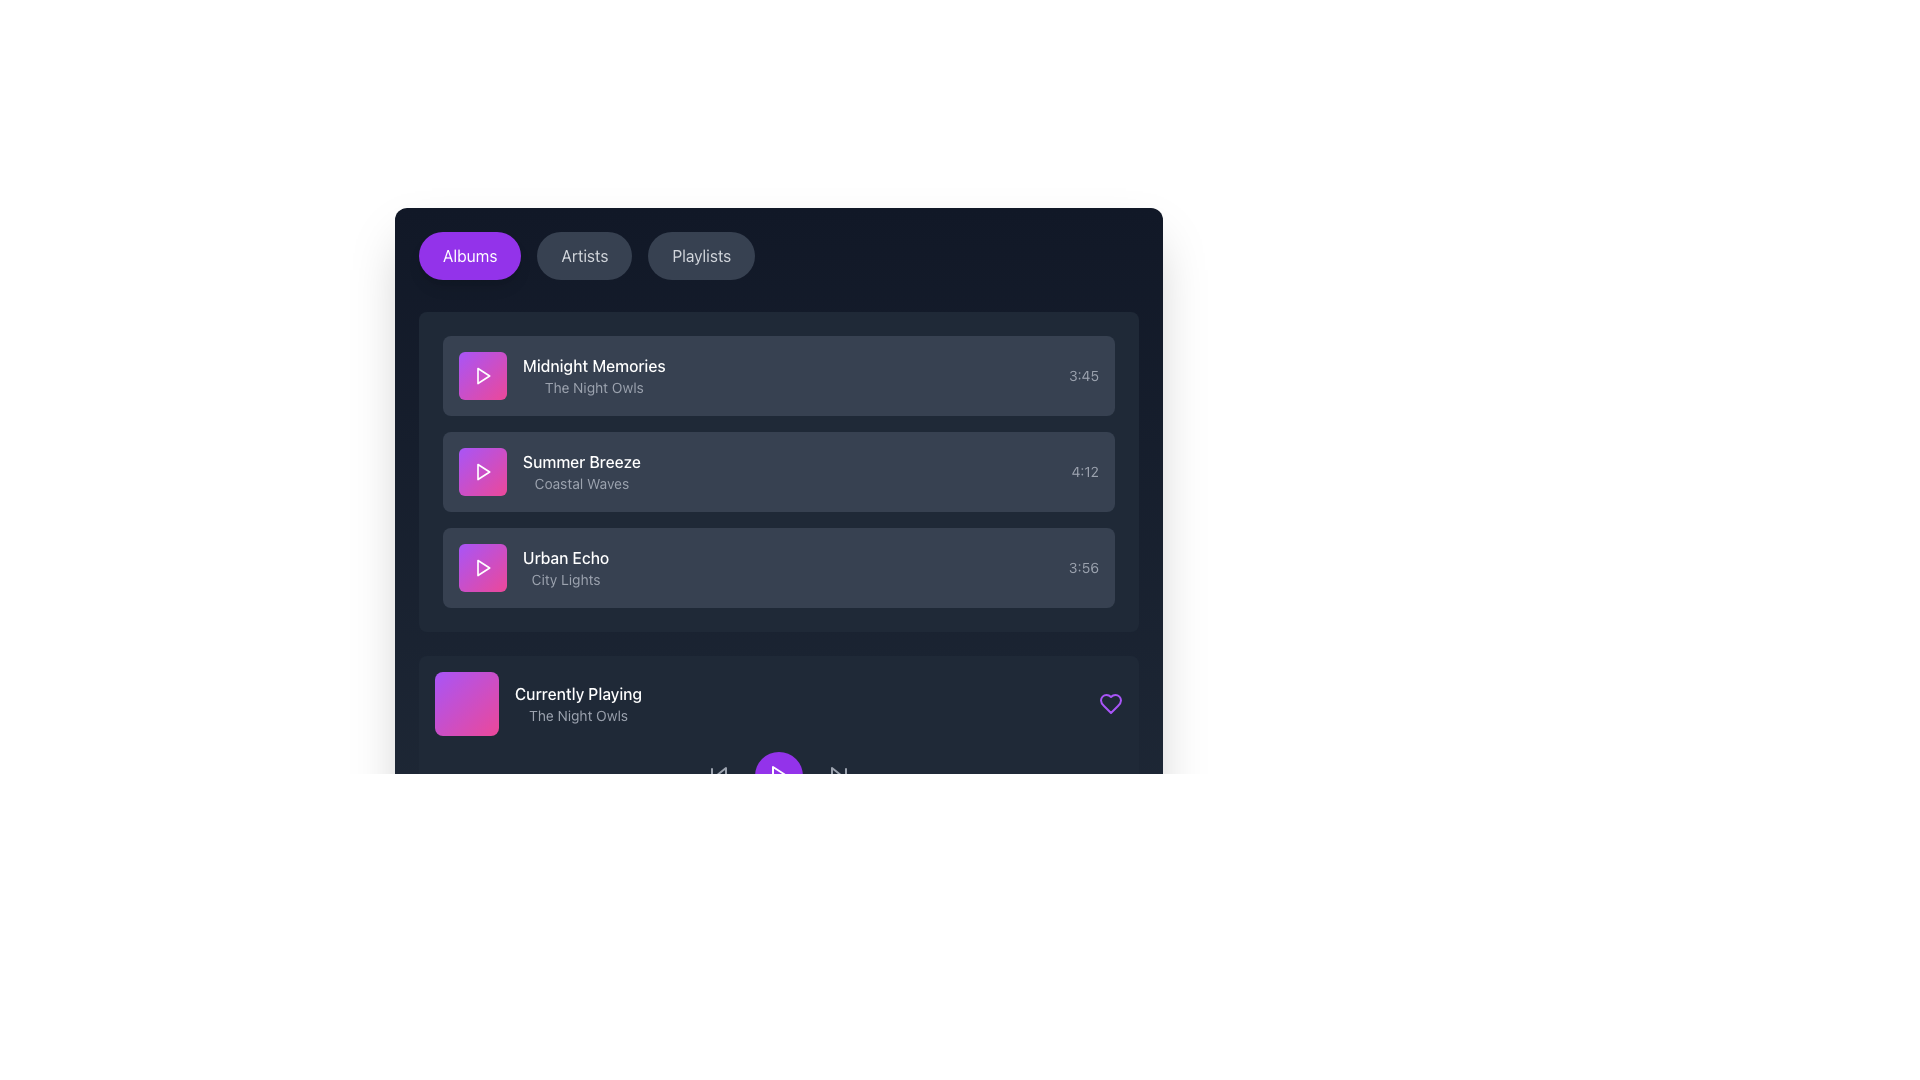 The width and height of the screenshot is (1920, 1080). Describe the element at coordinates (1109, 703) in the screenshot. I see `the heart-shaped icon button in the 'Currently Playing' section` at that location.